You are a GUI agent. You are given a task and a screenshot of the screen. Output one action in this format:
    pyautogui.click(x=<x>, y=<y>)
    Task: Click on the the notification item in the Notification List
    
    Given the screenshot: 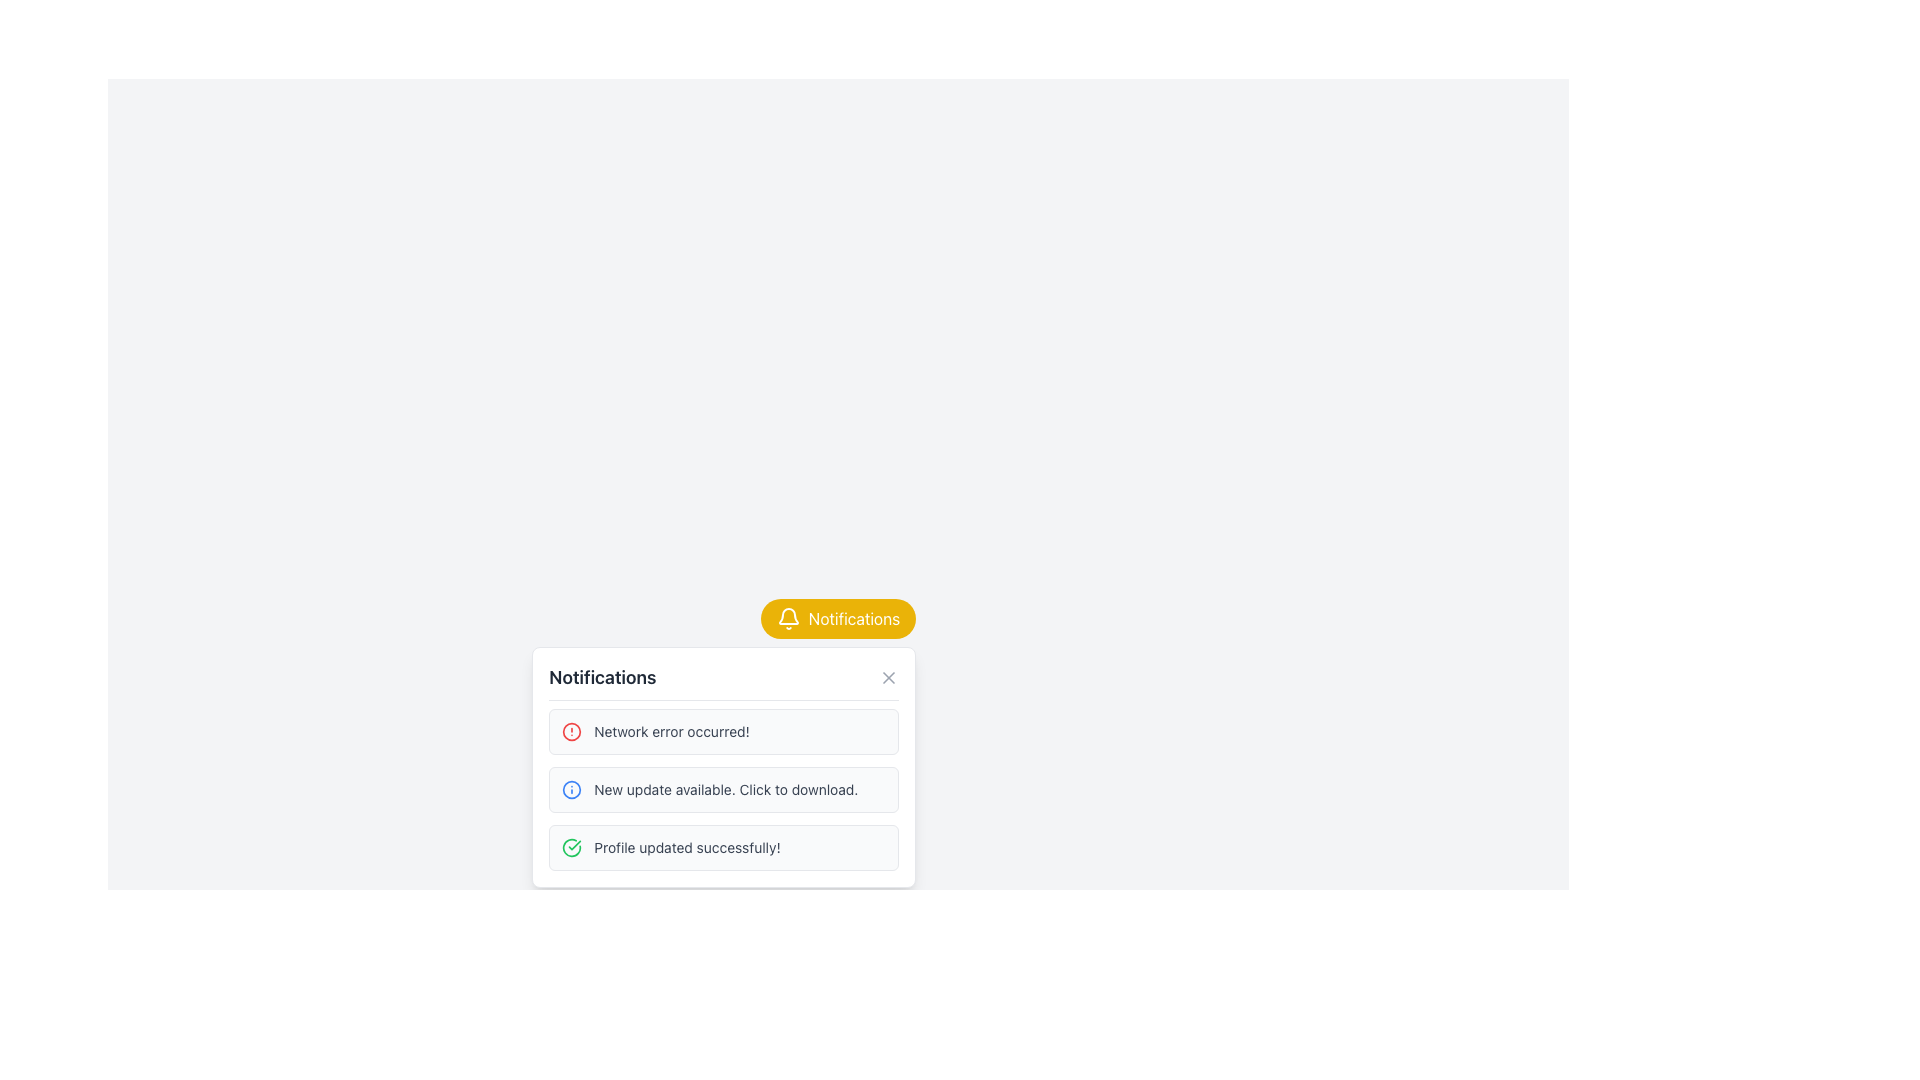 What is the action you would take?
    pyautogui.click(x=723, y=789)
    